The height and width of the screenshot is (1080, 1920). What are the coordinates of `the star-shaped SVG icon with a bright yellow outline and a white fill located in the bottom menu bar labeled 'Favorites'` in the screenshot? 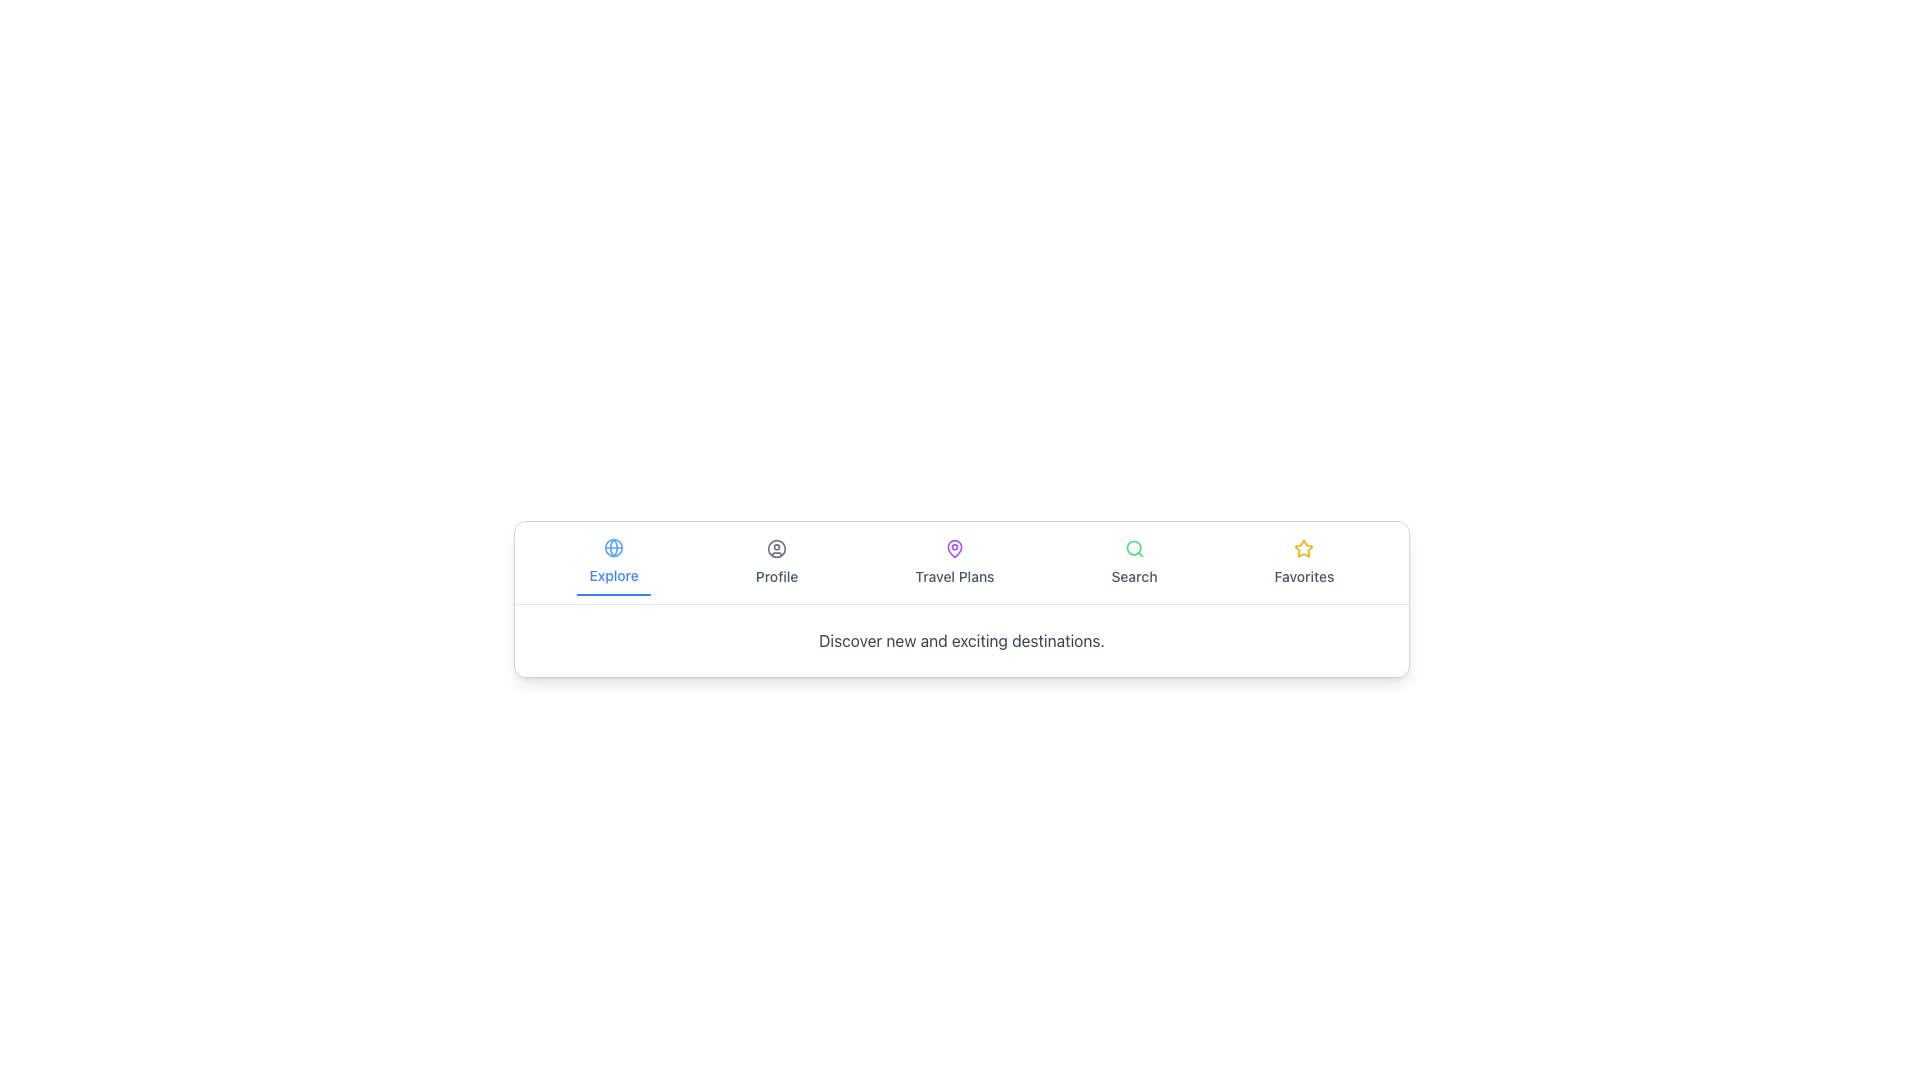 It's located at (1304, 547).